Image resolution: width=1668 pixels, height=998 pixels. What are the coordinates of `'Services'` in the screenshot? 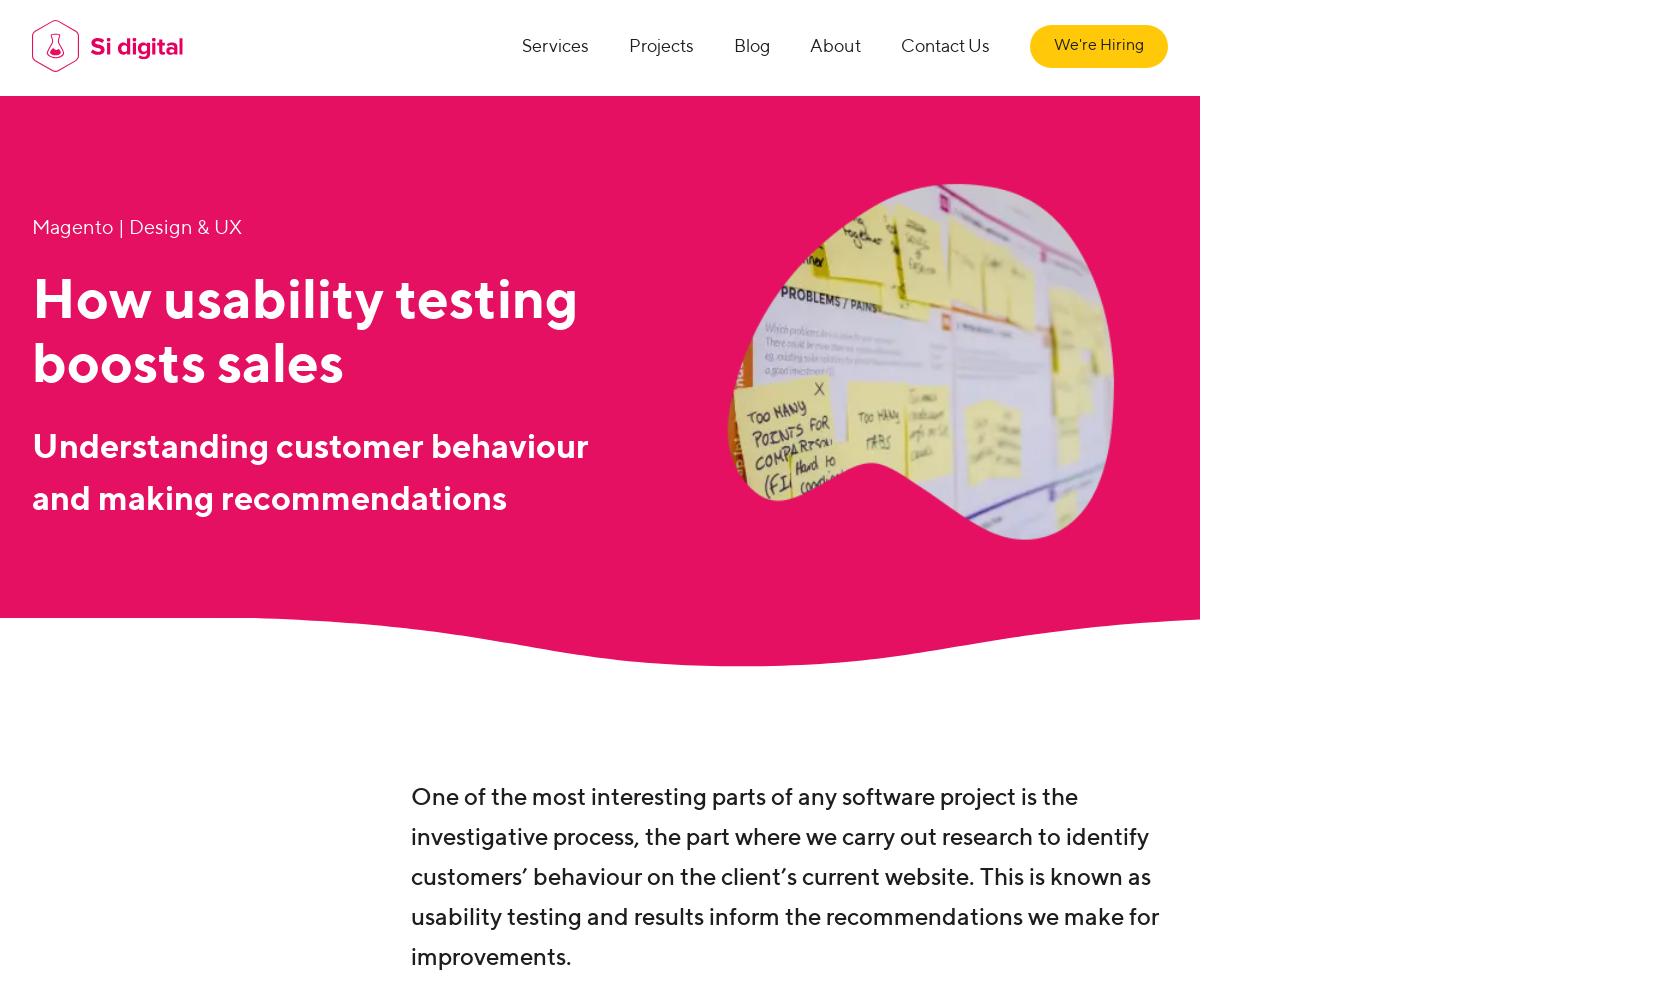 It's located at (554, 47).